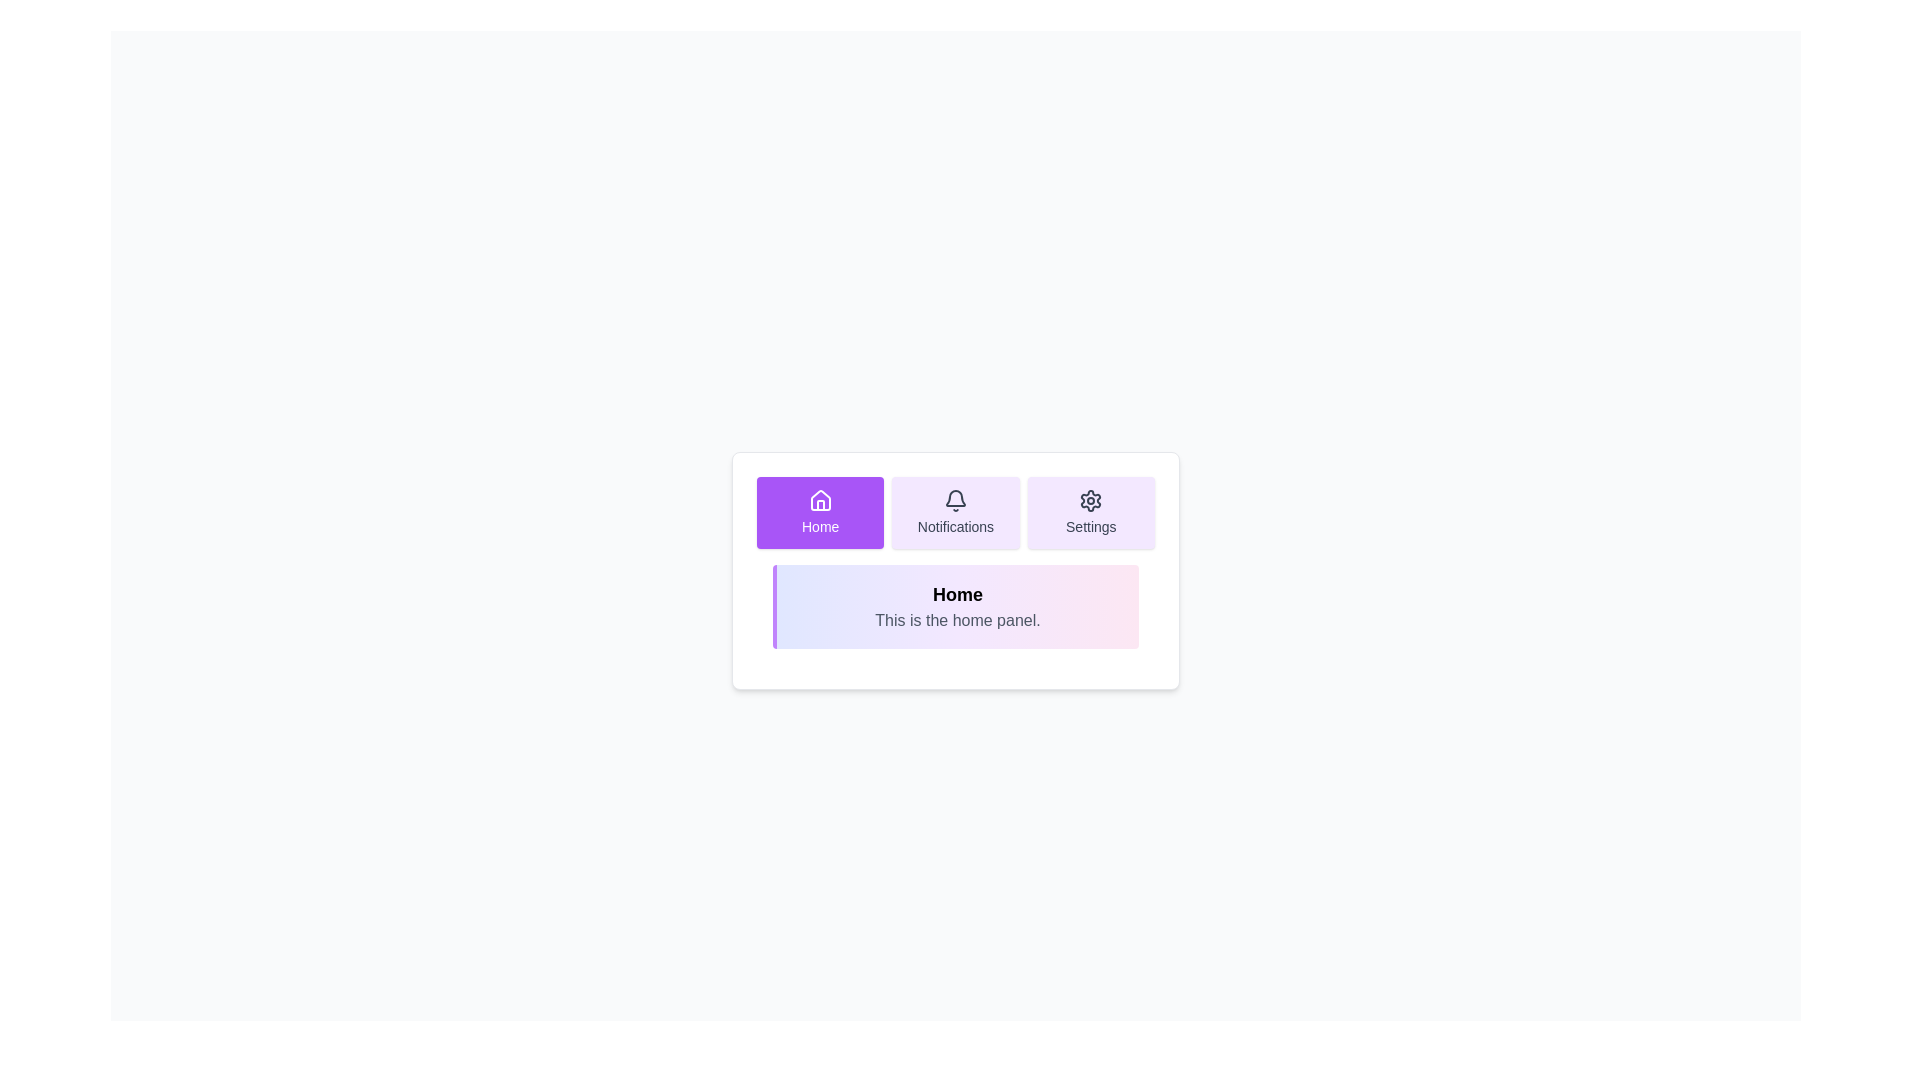 The image size is (1920, 1080). What do you see at coordinates (820, 499) in the screenshot?
I see `the 'Home' icon button located at the top of the interface` at bounding box center [820, 499].